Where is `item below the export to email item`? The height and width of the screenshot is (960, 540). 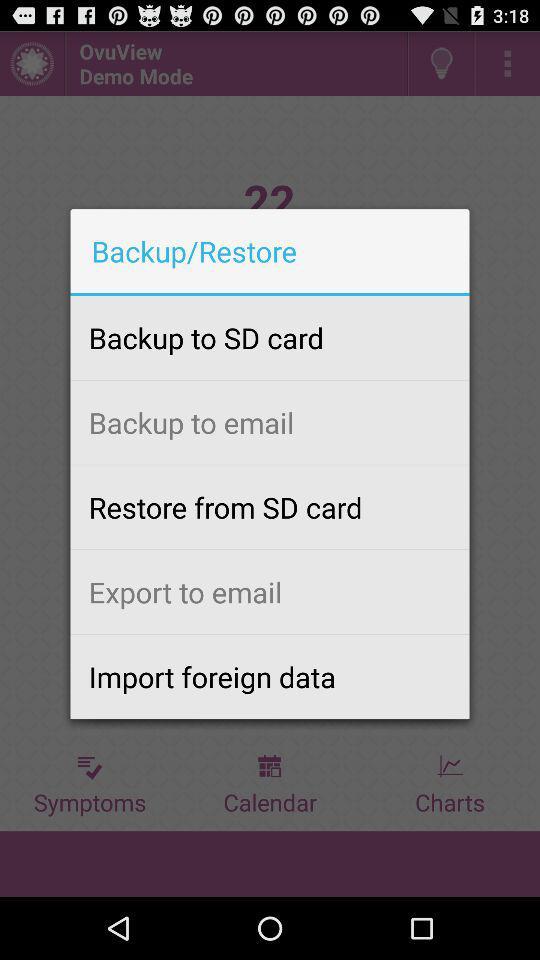 item below the export to email item is located at coordinates (270, 676).